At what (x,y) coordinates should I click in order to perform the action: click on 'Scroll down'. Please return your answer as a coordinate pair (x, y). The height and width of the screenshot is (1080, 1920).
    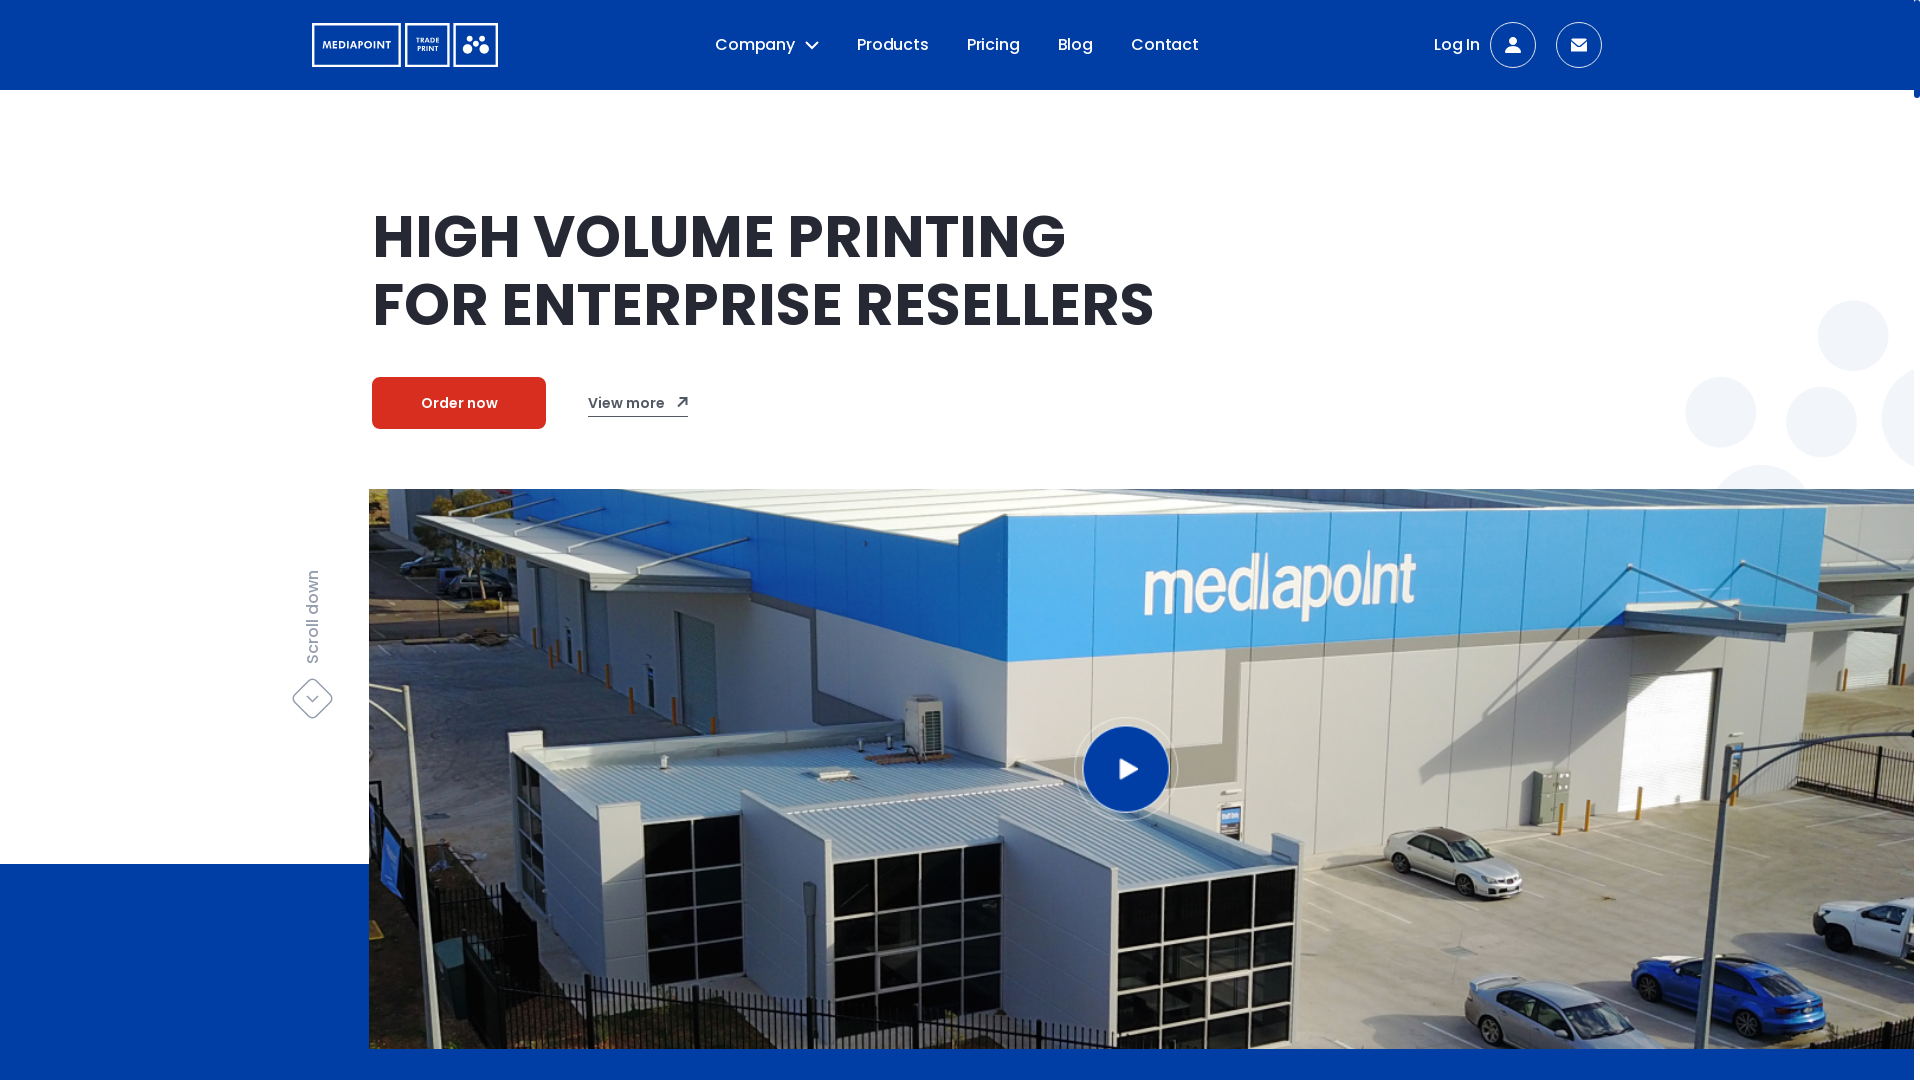
    Looking at the image, I should click on (365, 591).